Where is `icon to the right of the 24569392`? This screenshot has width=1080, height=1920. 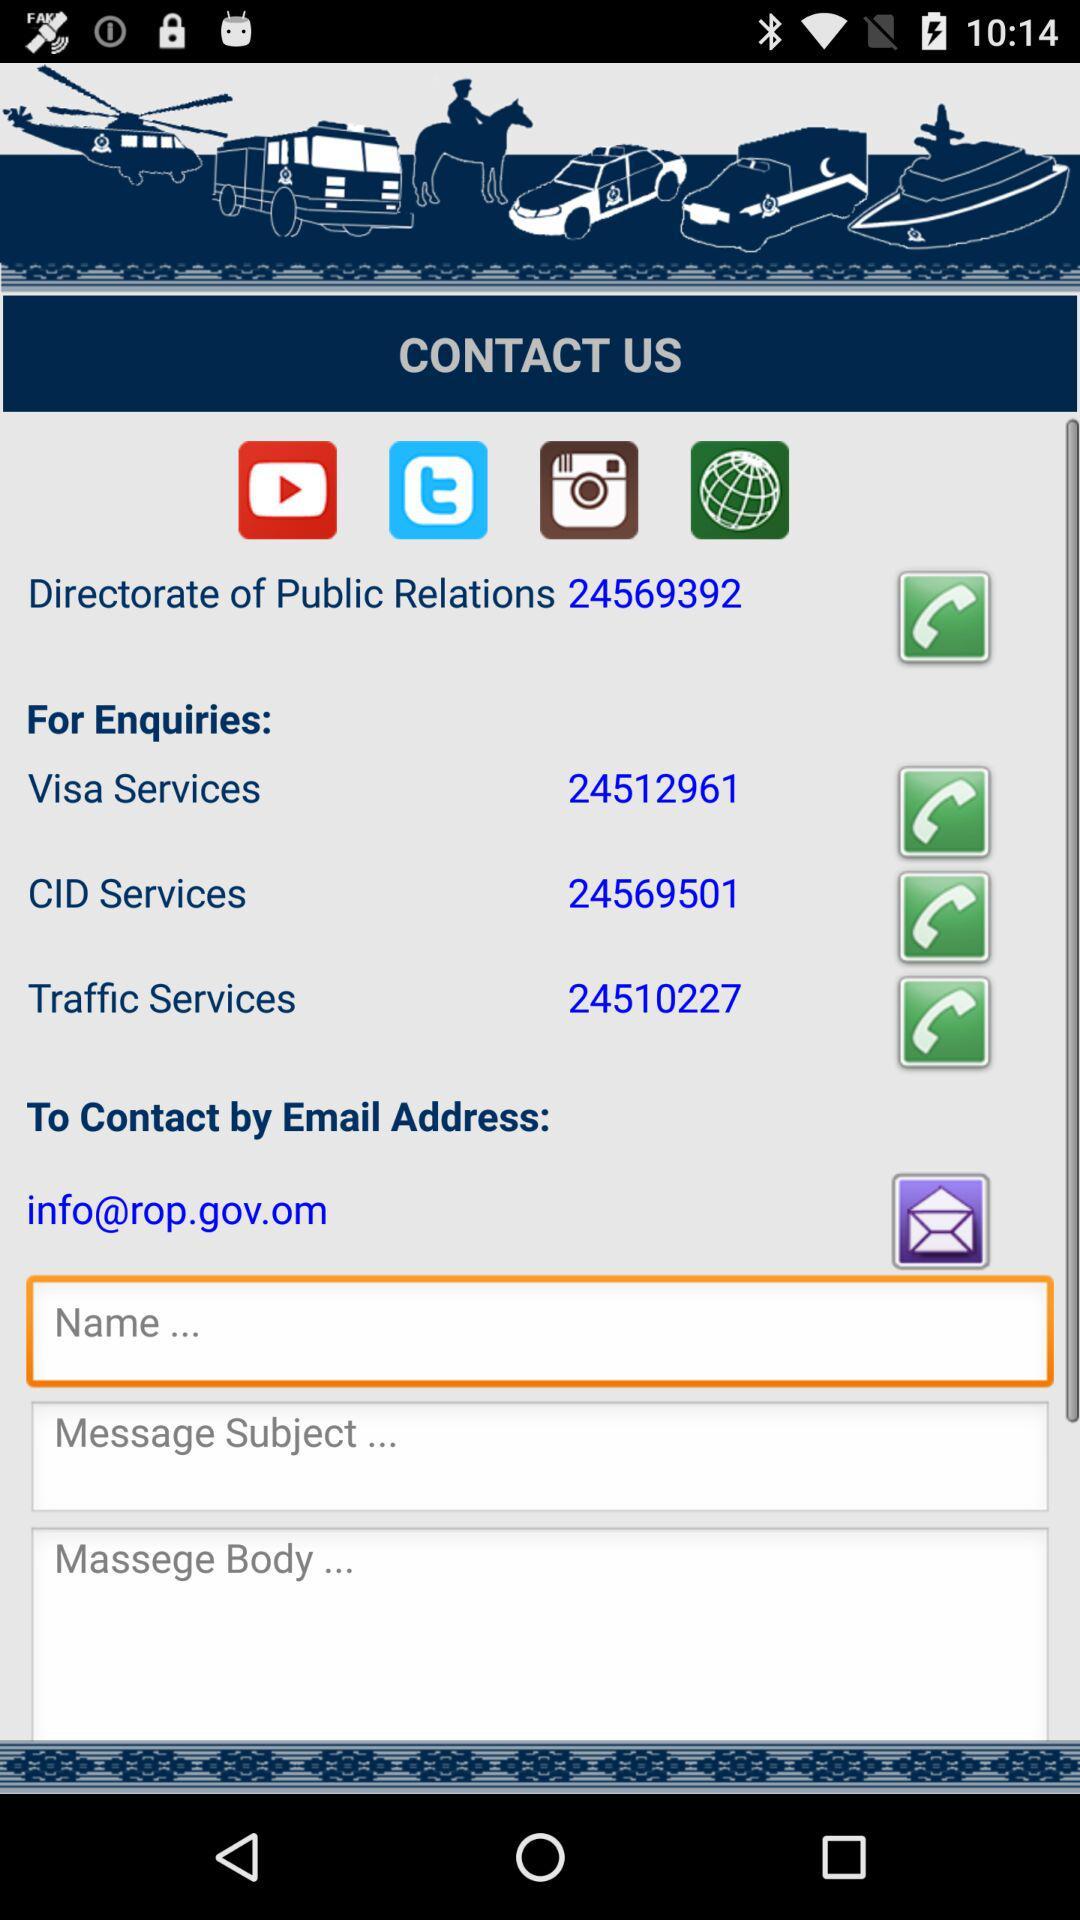 icon to the right of the 24569392 is located at coordinates (944, 617).